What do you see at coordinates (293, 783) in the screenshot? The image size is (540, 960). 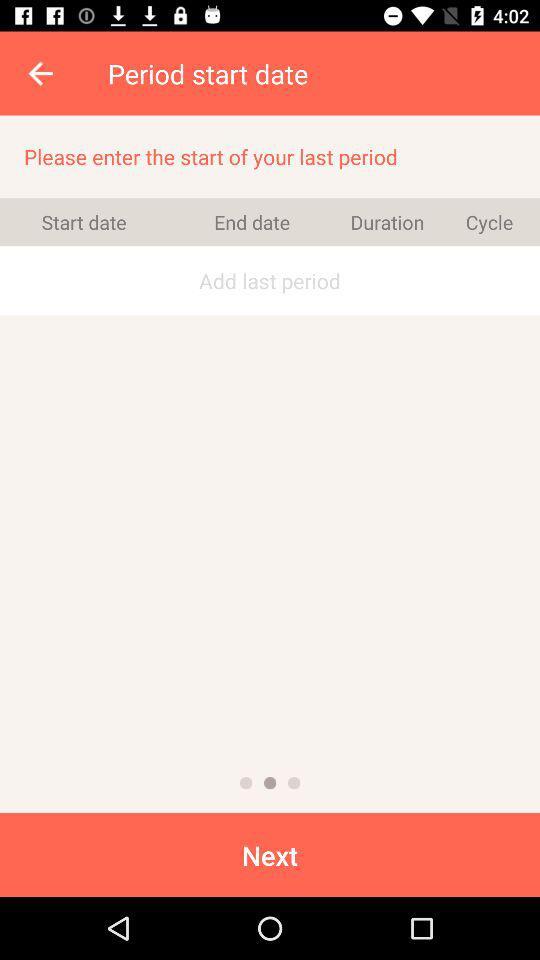 I see `page 3` at bounding box center [293, 783].